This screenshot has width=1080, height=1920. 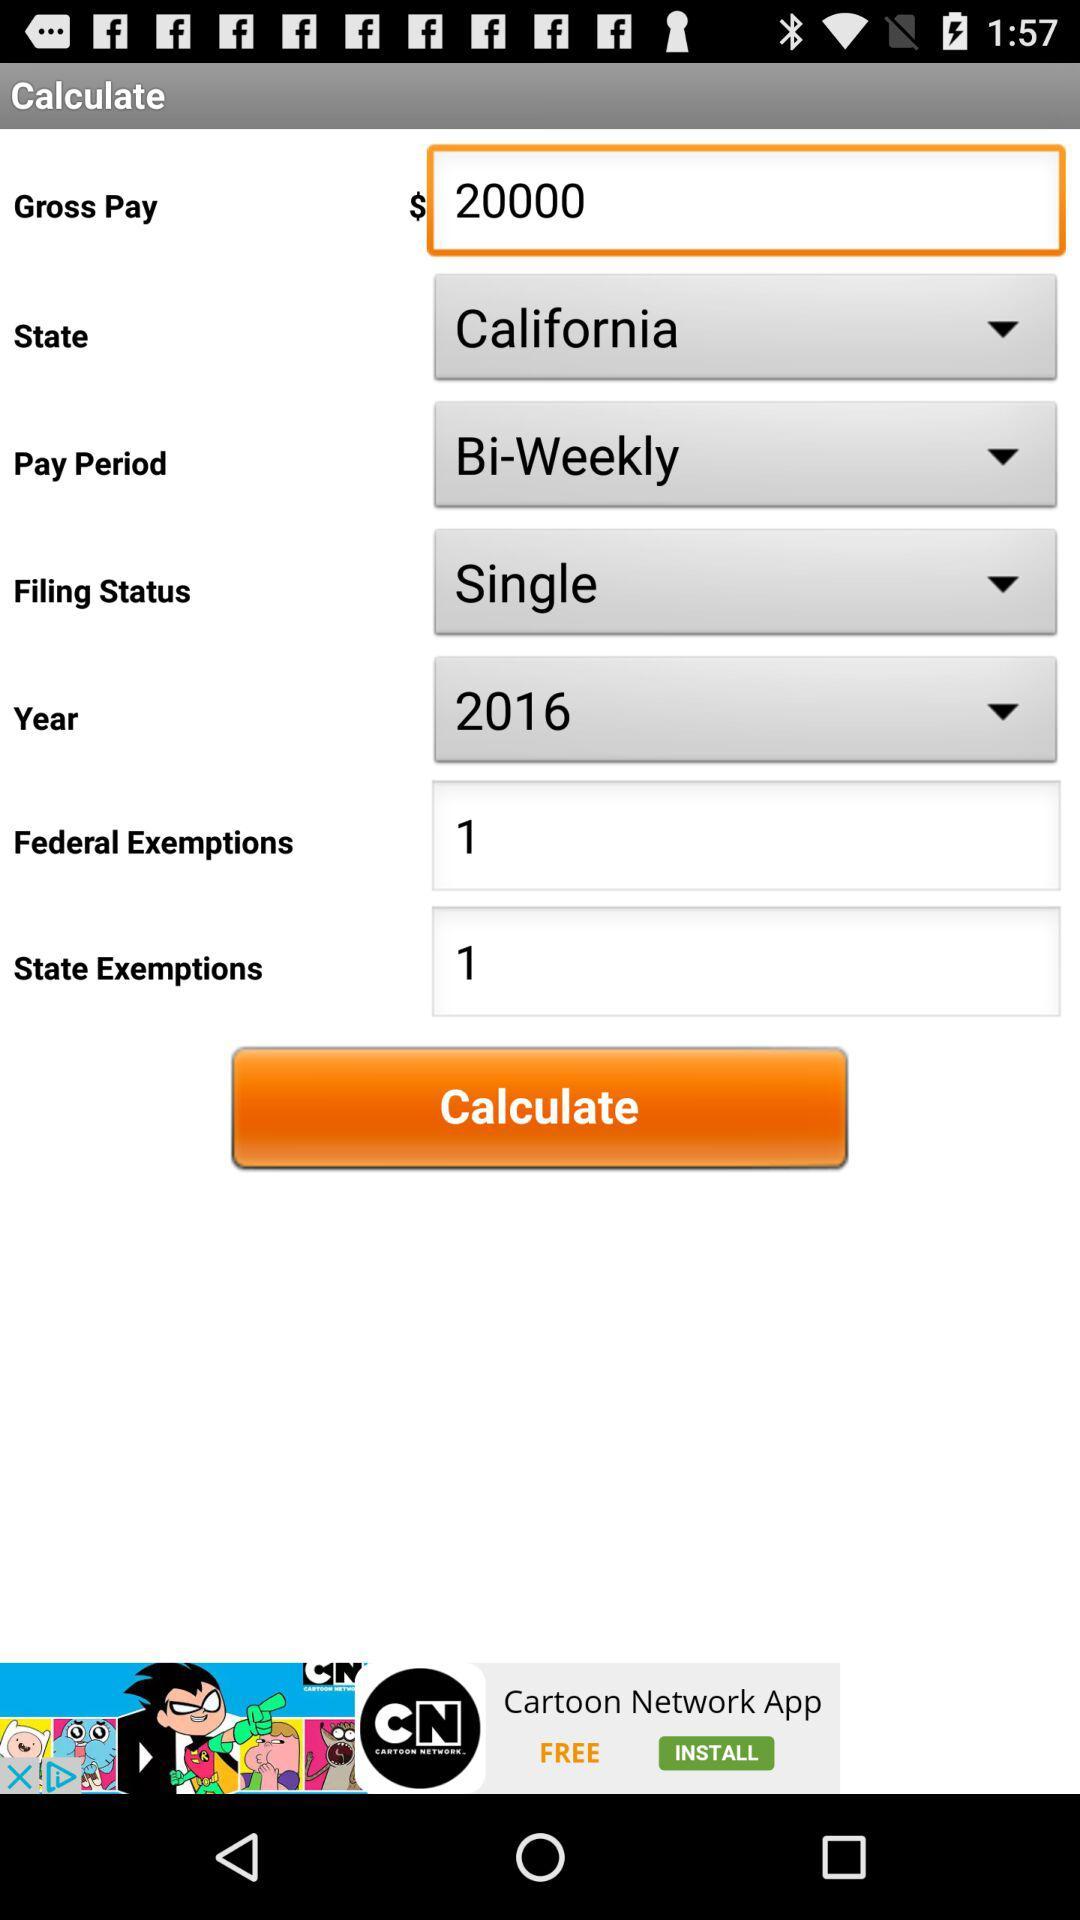 I want to click on advertisement, so click(x=419, y=1727).